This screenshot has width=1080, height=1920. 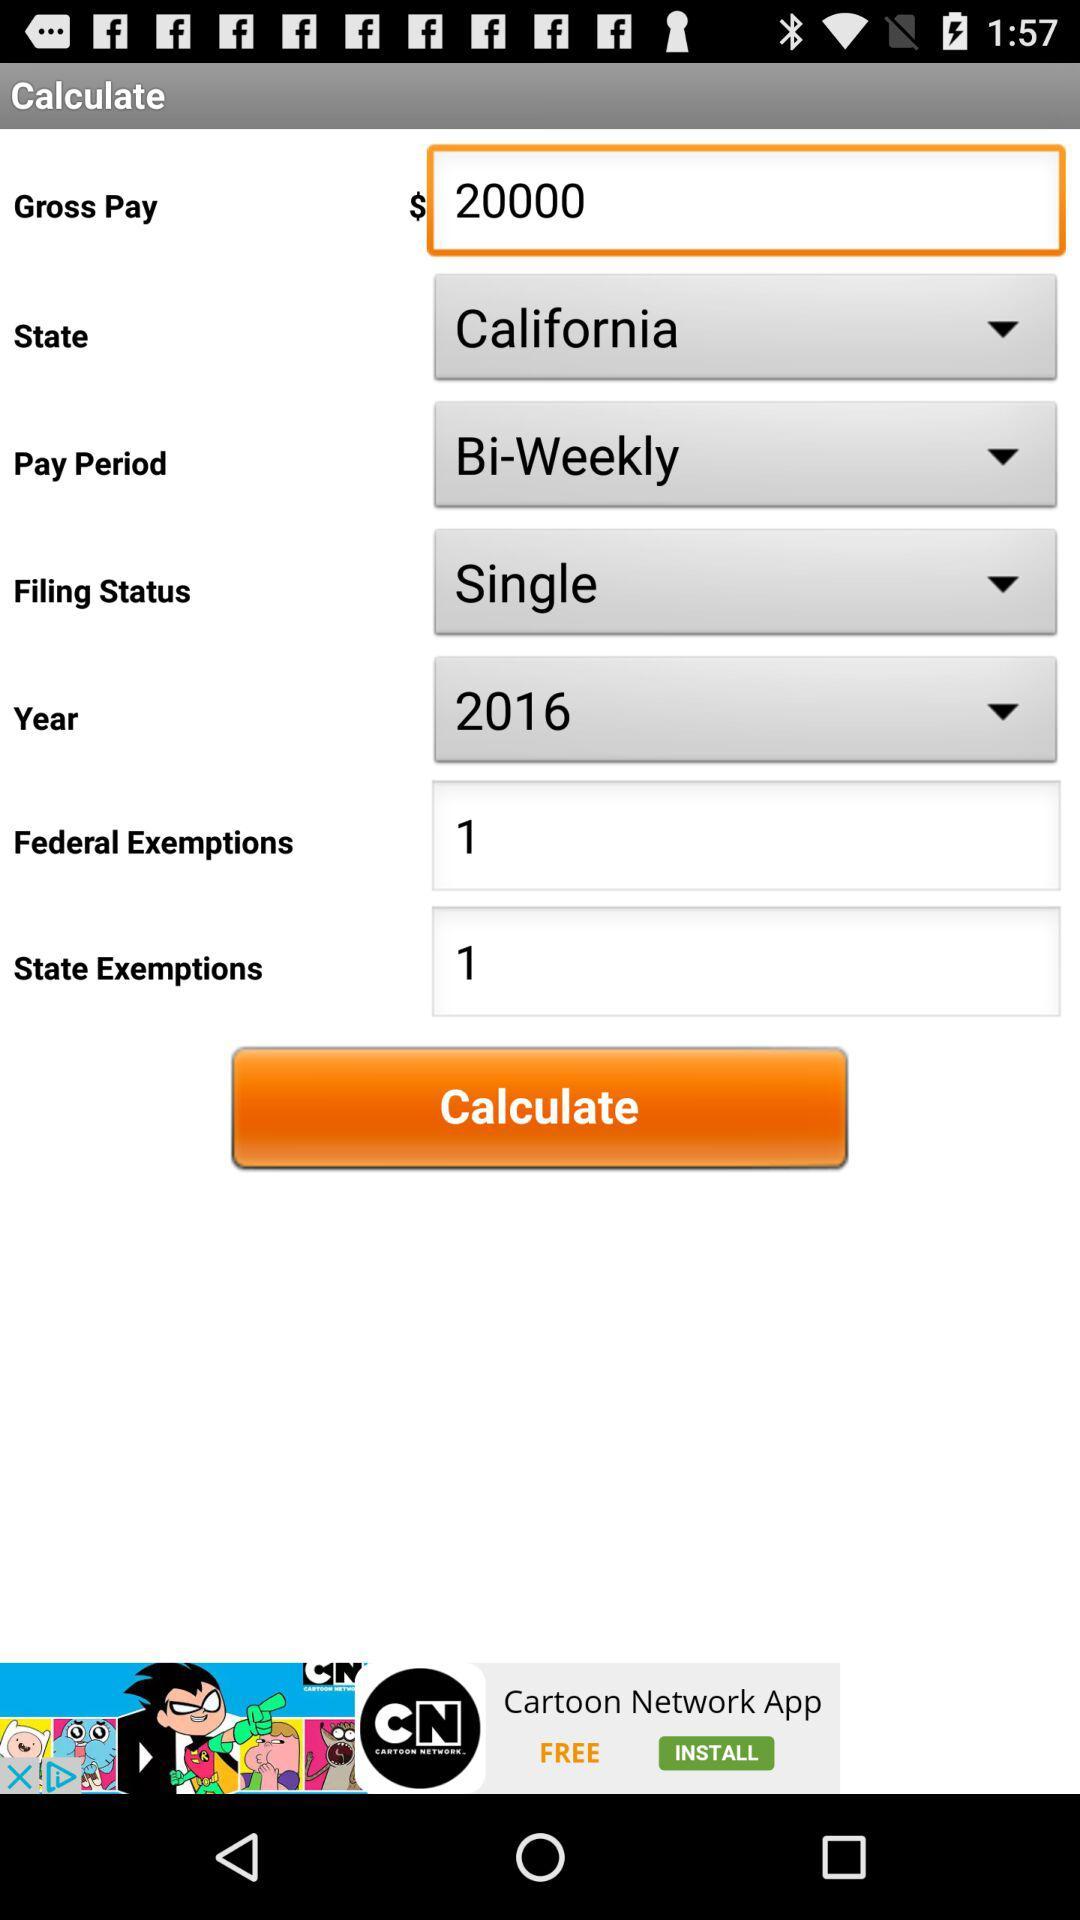 I want to click on advertisement, so click(x=419, y=1727).